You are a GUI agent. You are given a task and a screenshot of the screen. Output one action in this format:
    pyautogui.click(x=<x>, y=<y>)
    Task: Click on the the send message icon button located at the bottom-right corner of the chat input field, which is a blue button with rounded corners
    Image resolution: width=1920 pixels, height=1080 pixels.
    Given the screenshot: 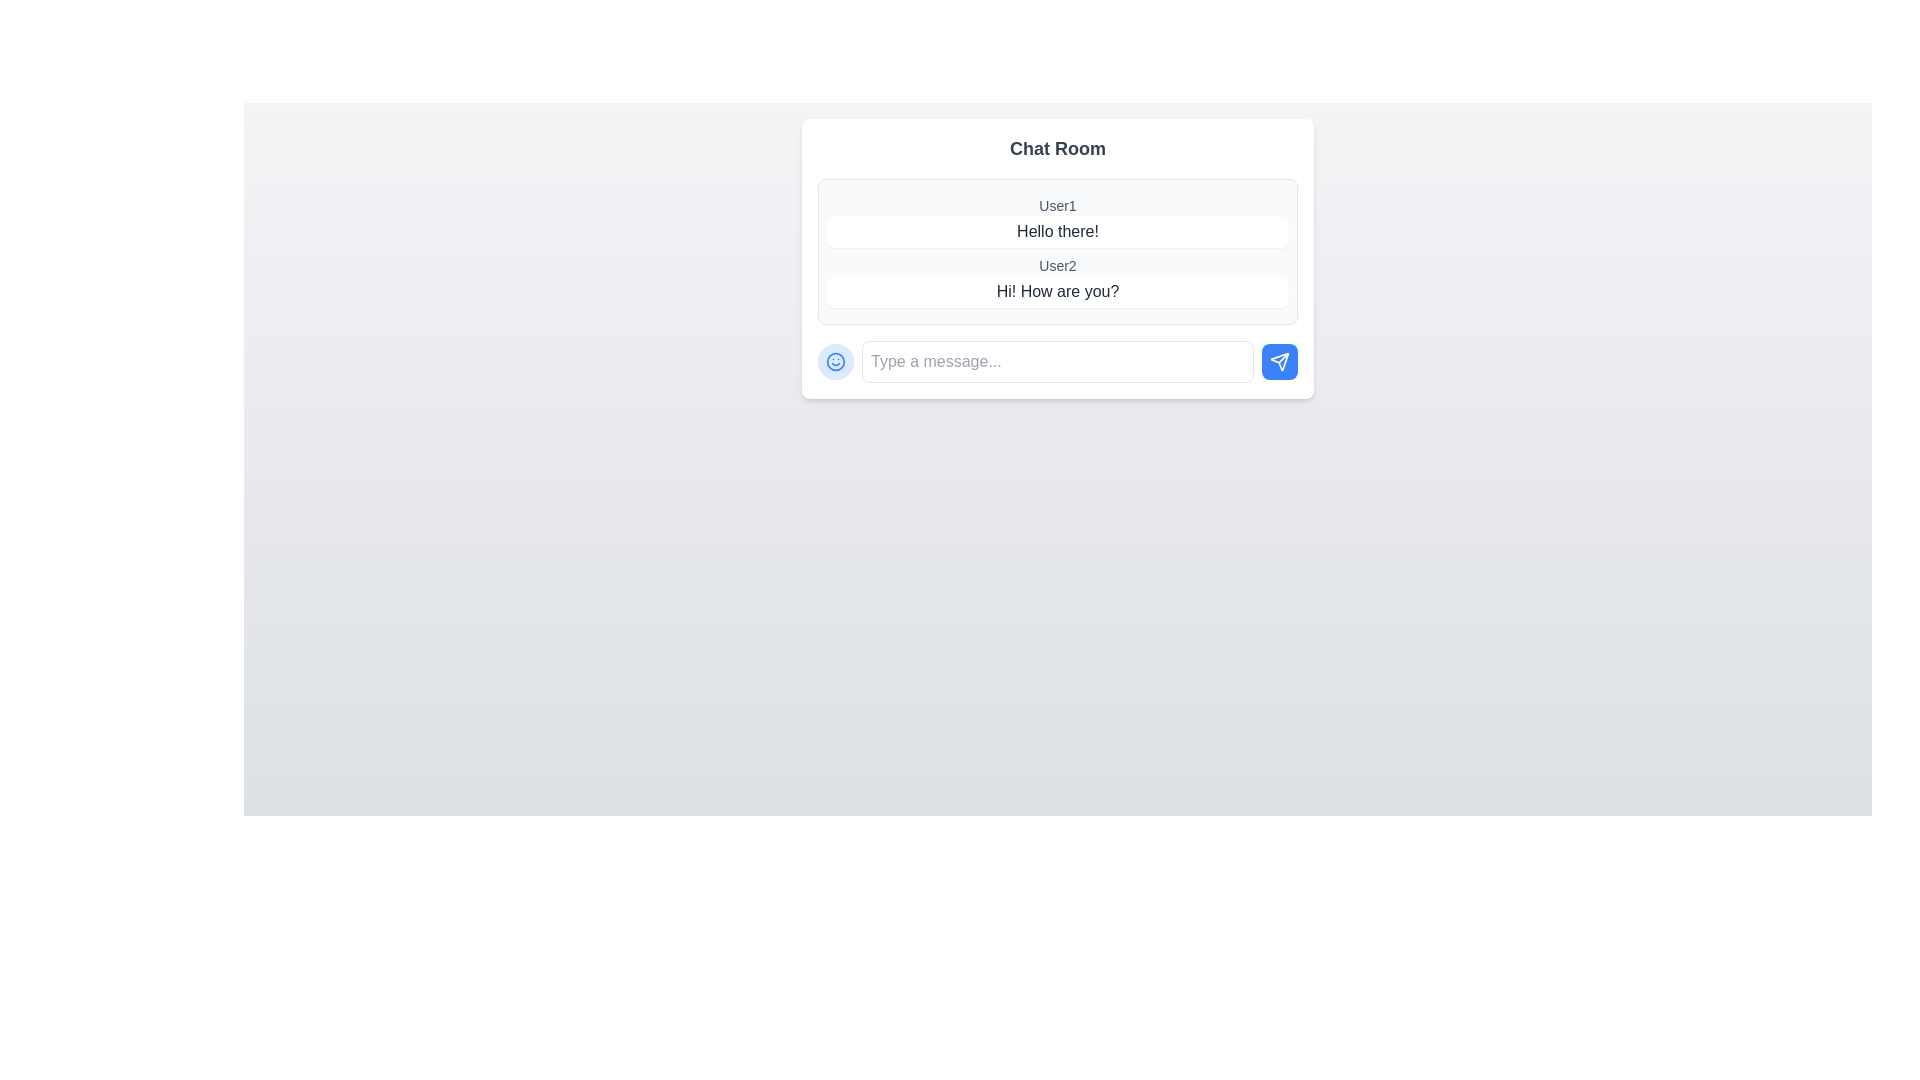 What is the action you would take?
    pyautogui.click(x=1280, y=362)
    